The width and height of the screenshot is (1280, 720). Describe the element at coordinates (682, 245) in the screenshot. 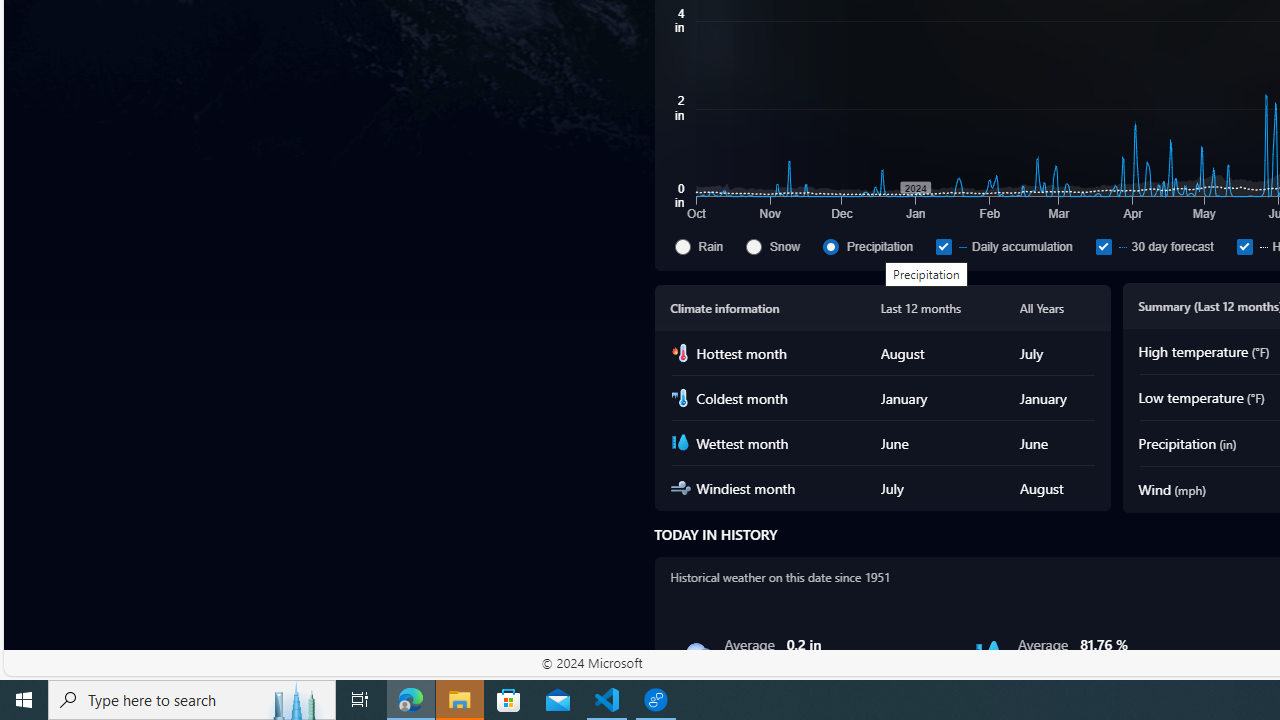

I see `'Rain'` at that location.